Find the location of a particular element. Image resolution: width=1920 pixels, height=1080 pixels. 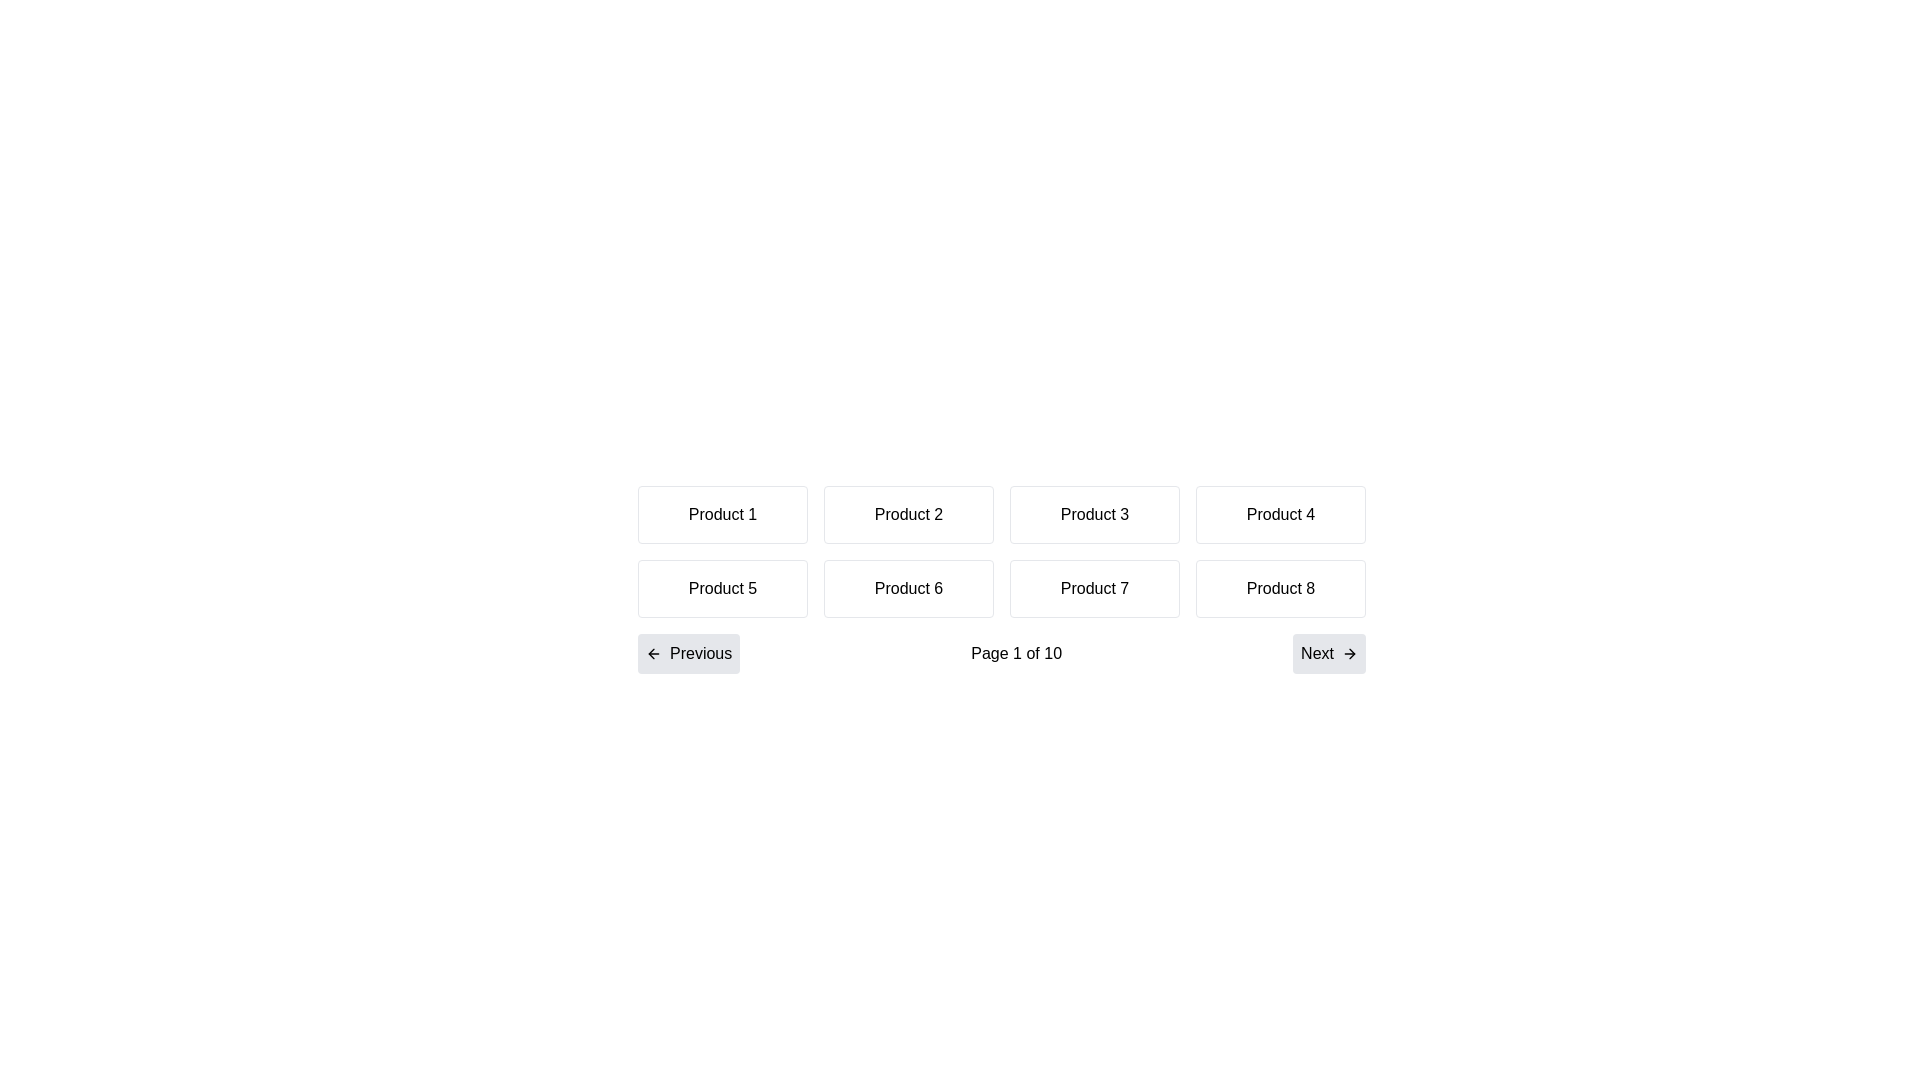

the second clickable card representing 'Product 2', which is positioned in the top row of the grid layout between 'Product 1' and 'Product 3' is located at coordinates (907, 514).